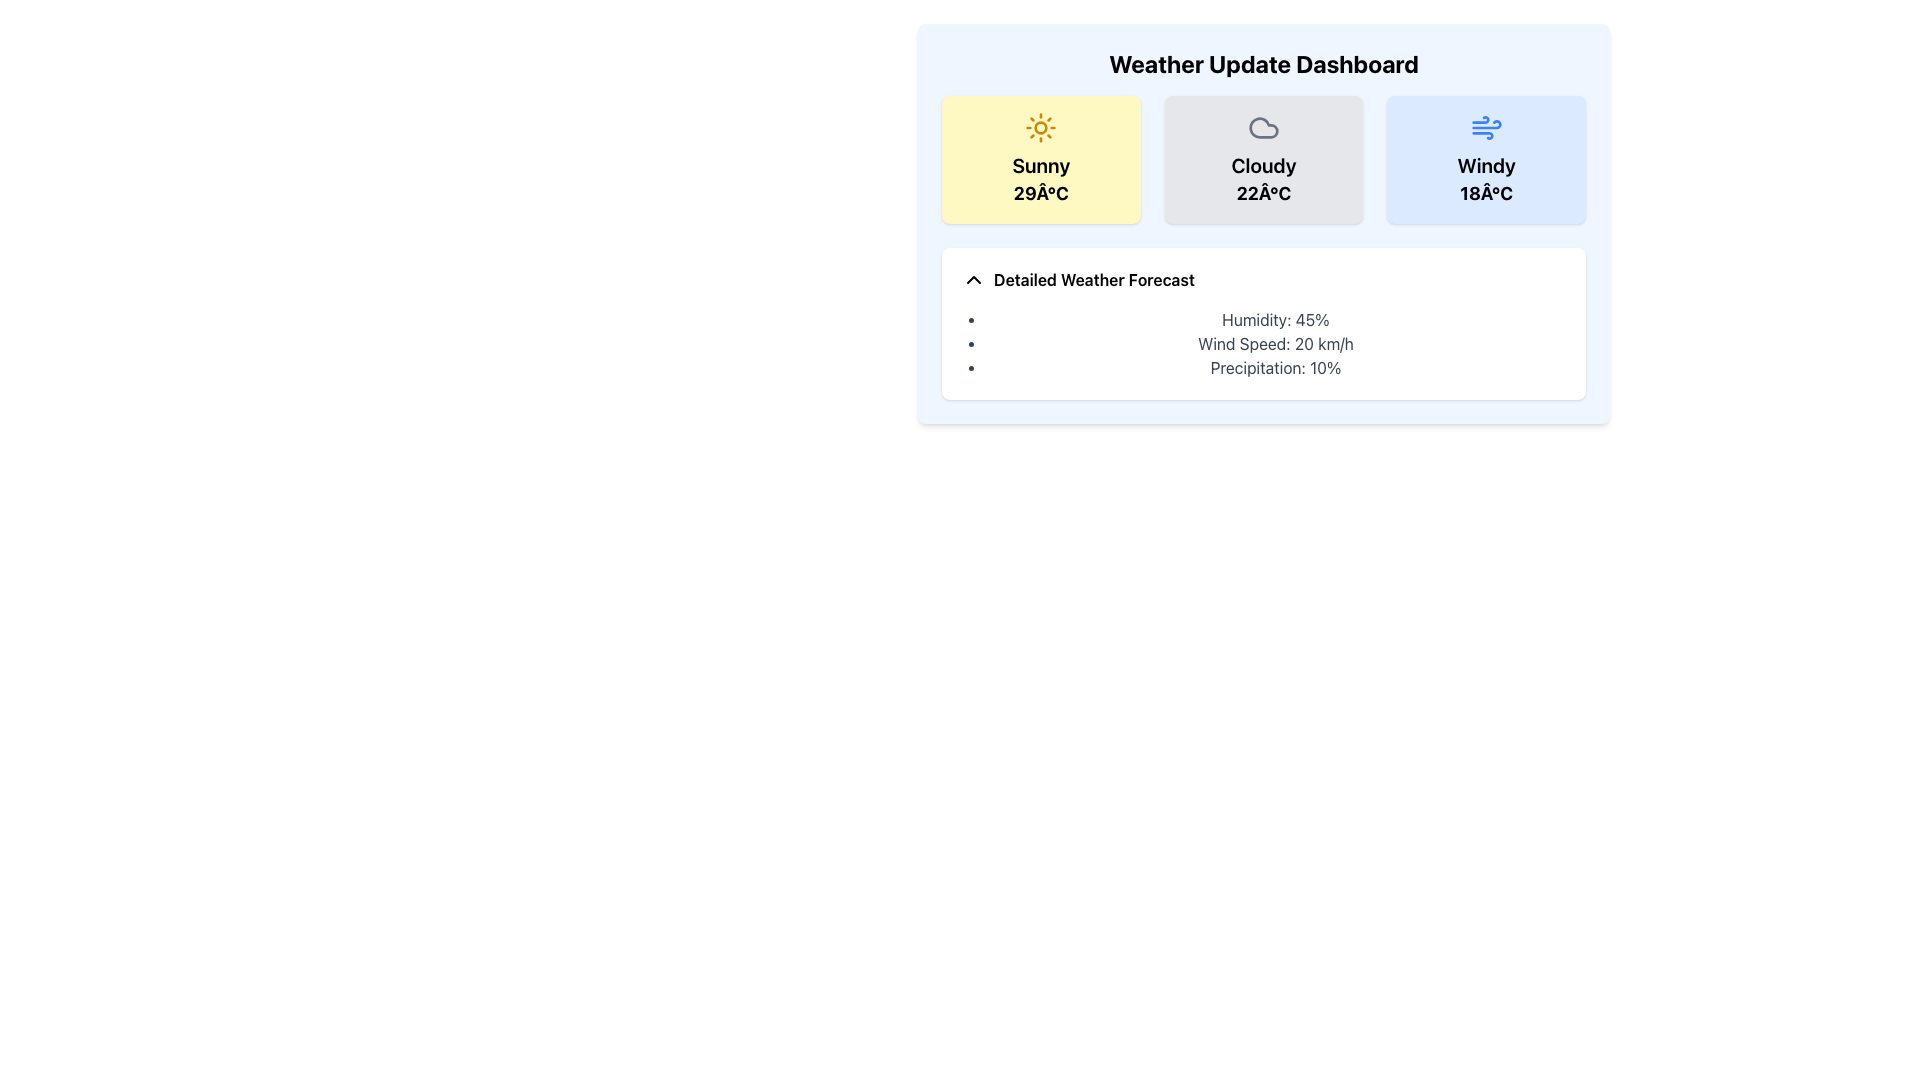  I want to click on the Upward Chevron Icon located at the leftmost side of the 'Detailed Weather Forecast' section, so click(974, 280).